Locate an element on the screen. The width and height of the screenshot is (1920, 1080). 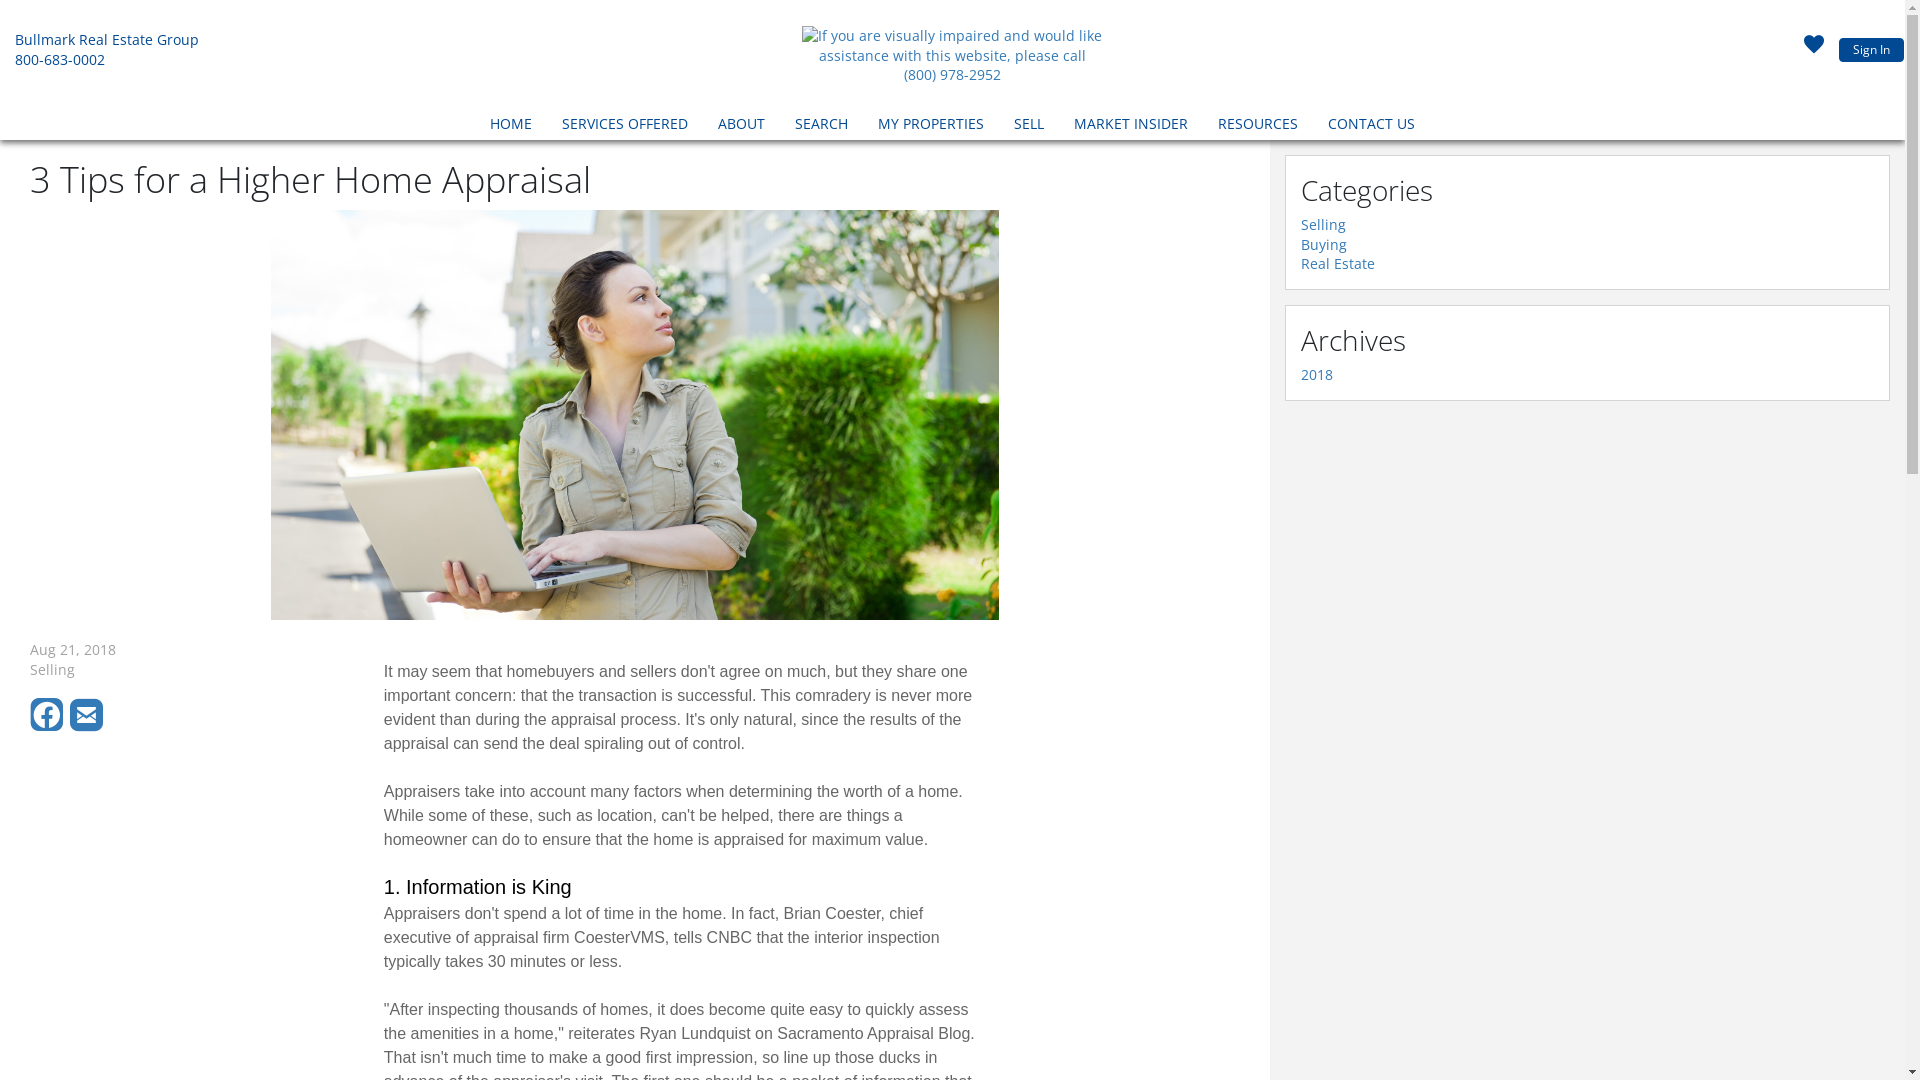
'SERVICES OFFERED' is located at coordinates (556, 125).